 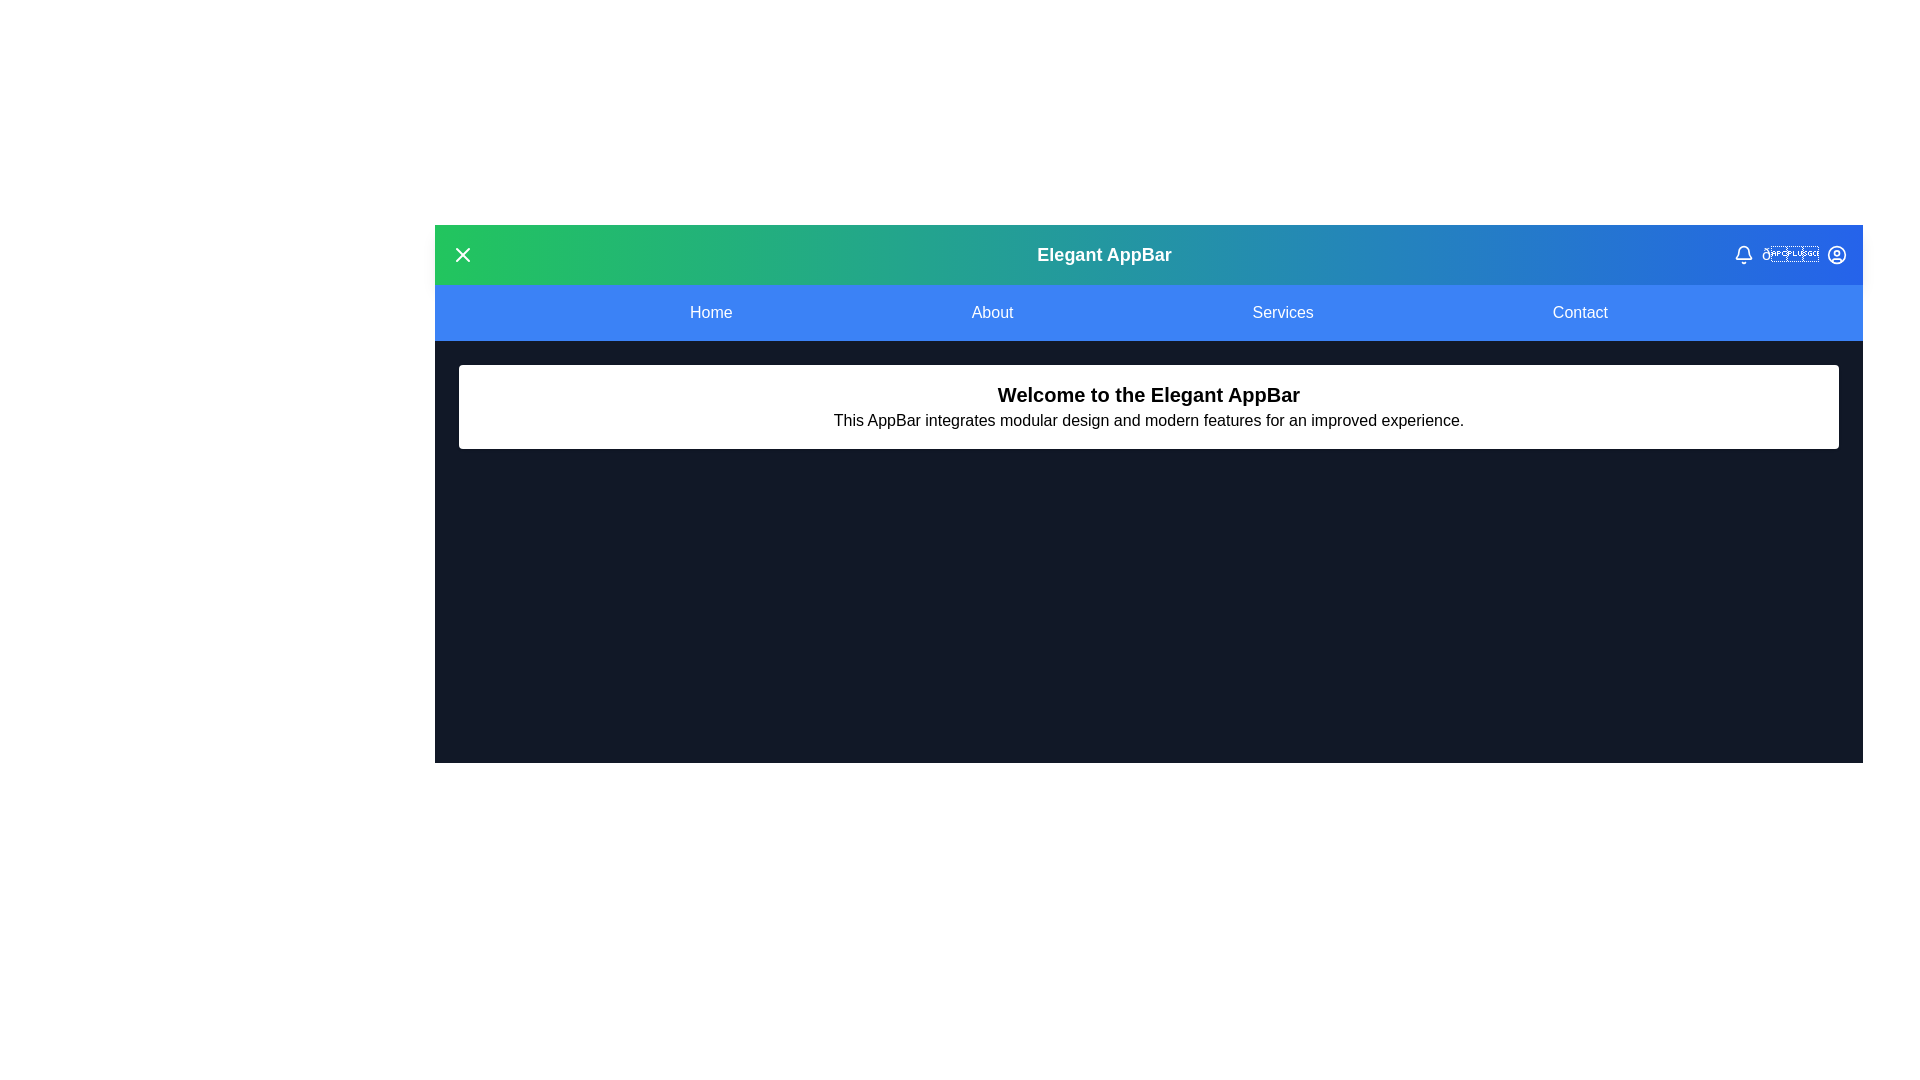 What do you see at coordinates (1742, 253) in the screenshot?
I see `the notification icon in the app bar` at bounding box center [1742, 253].